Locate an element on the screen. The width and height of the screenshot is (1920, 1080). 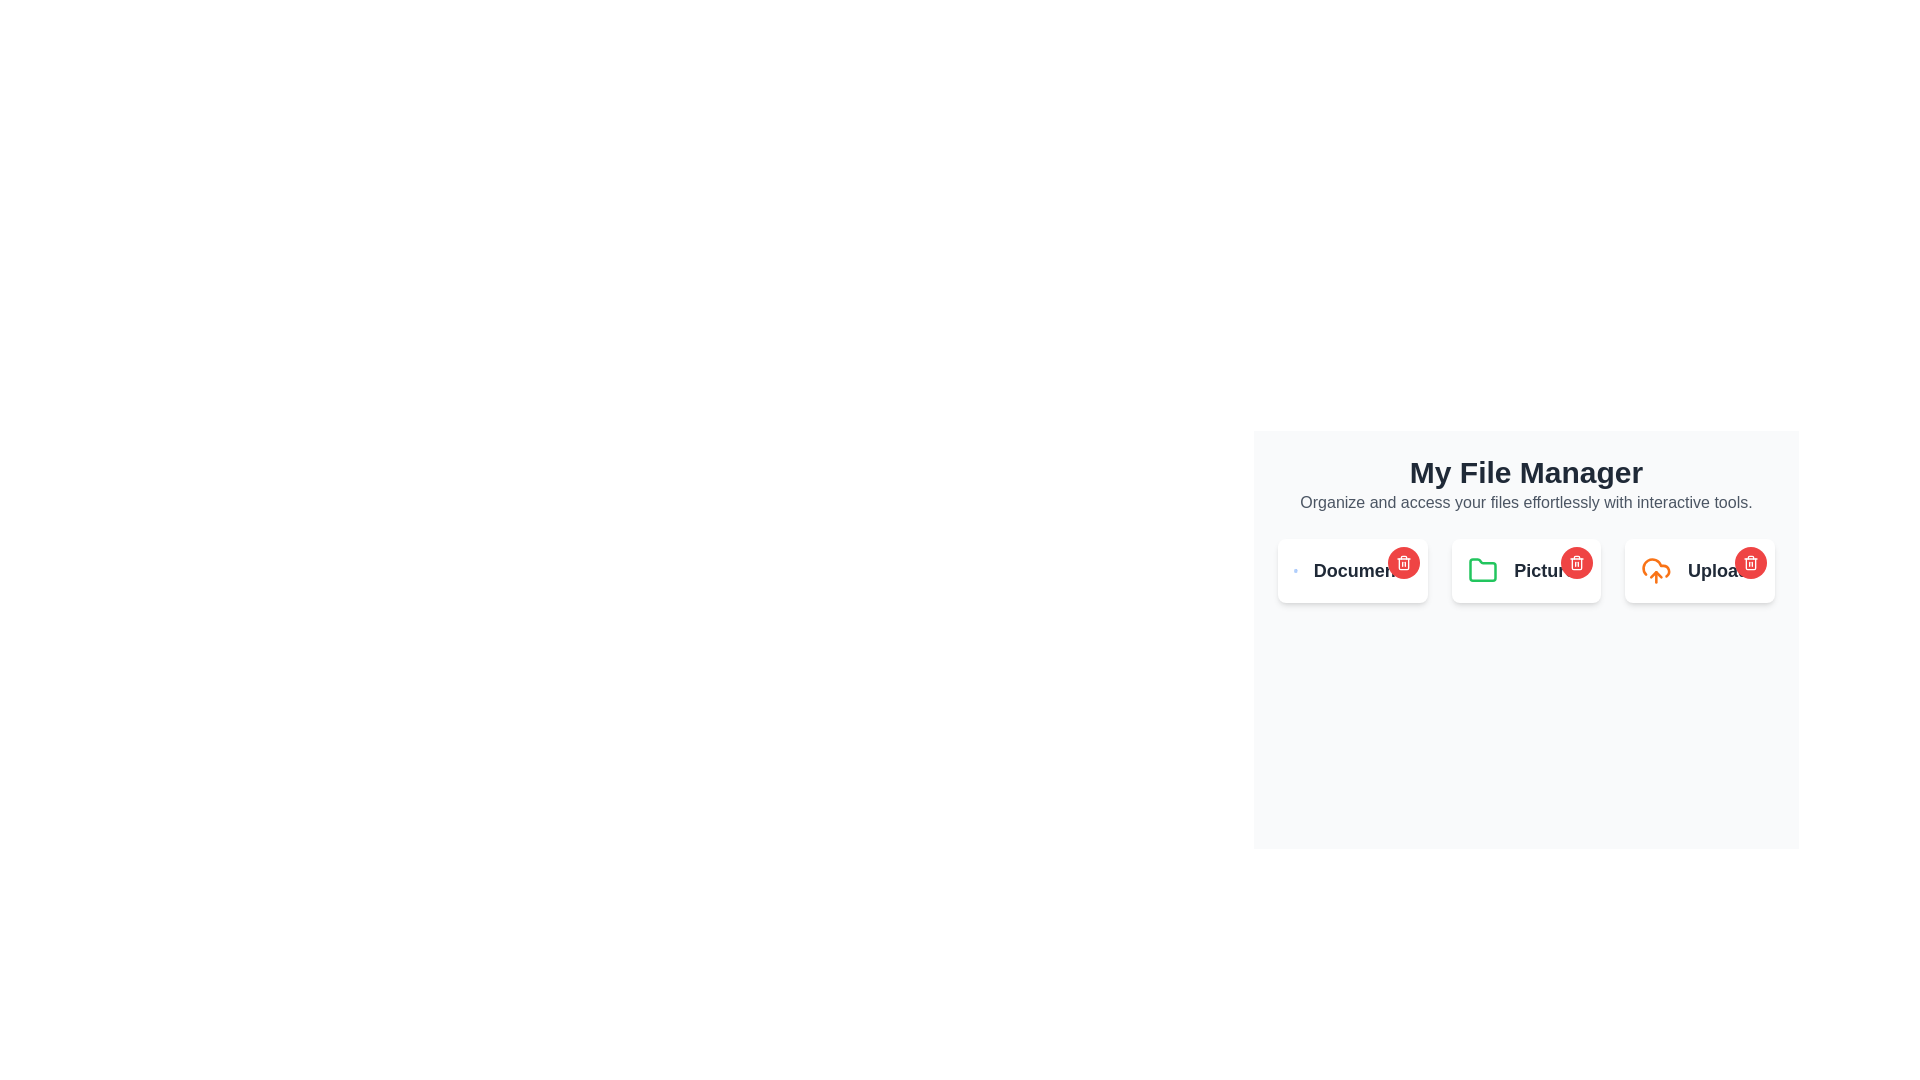
the folder icon with a green outline located to the left of the text 'Picture' in the second grid item is located at coordinates (1483, 570).